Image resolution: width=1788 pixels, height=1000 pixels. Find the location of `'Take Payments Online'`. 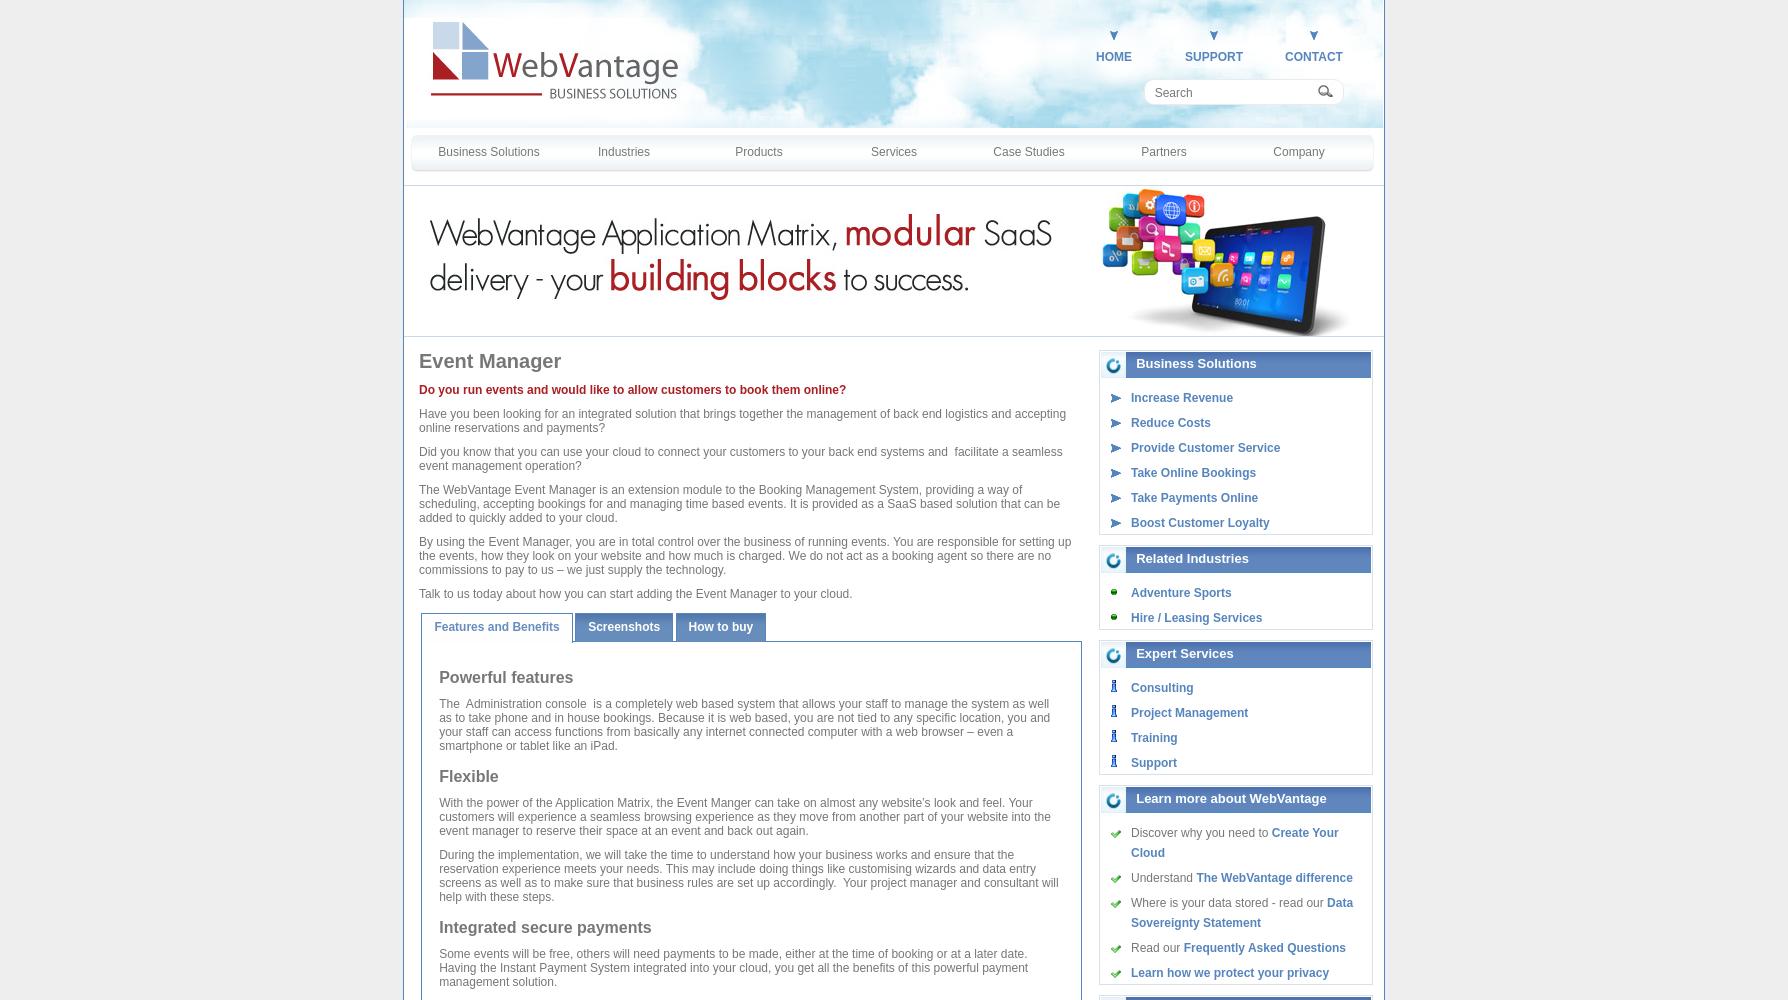

'Take Payments Online' is located at coordinates (1193, 497).